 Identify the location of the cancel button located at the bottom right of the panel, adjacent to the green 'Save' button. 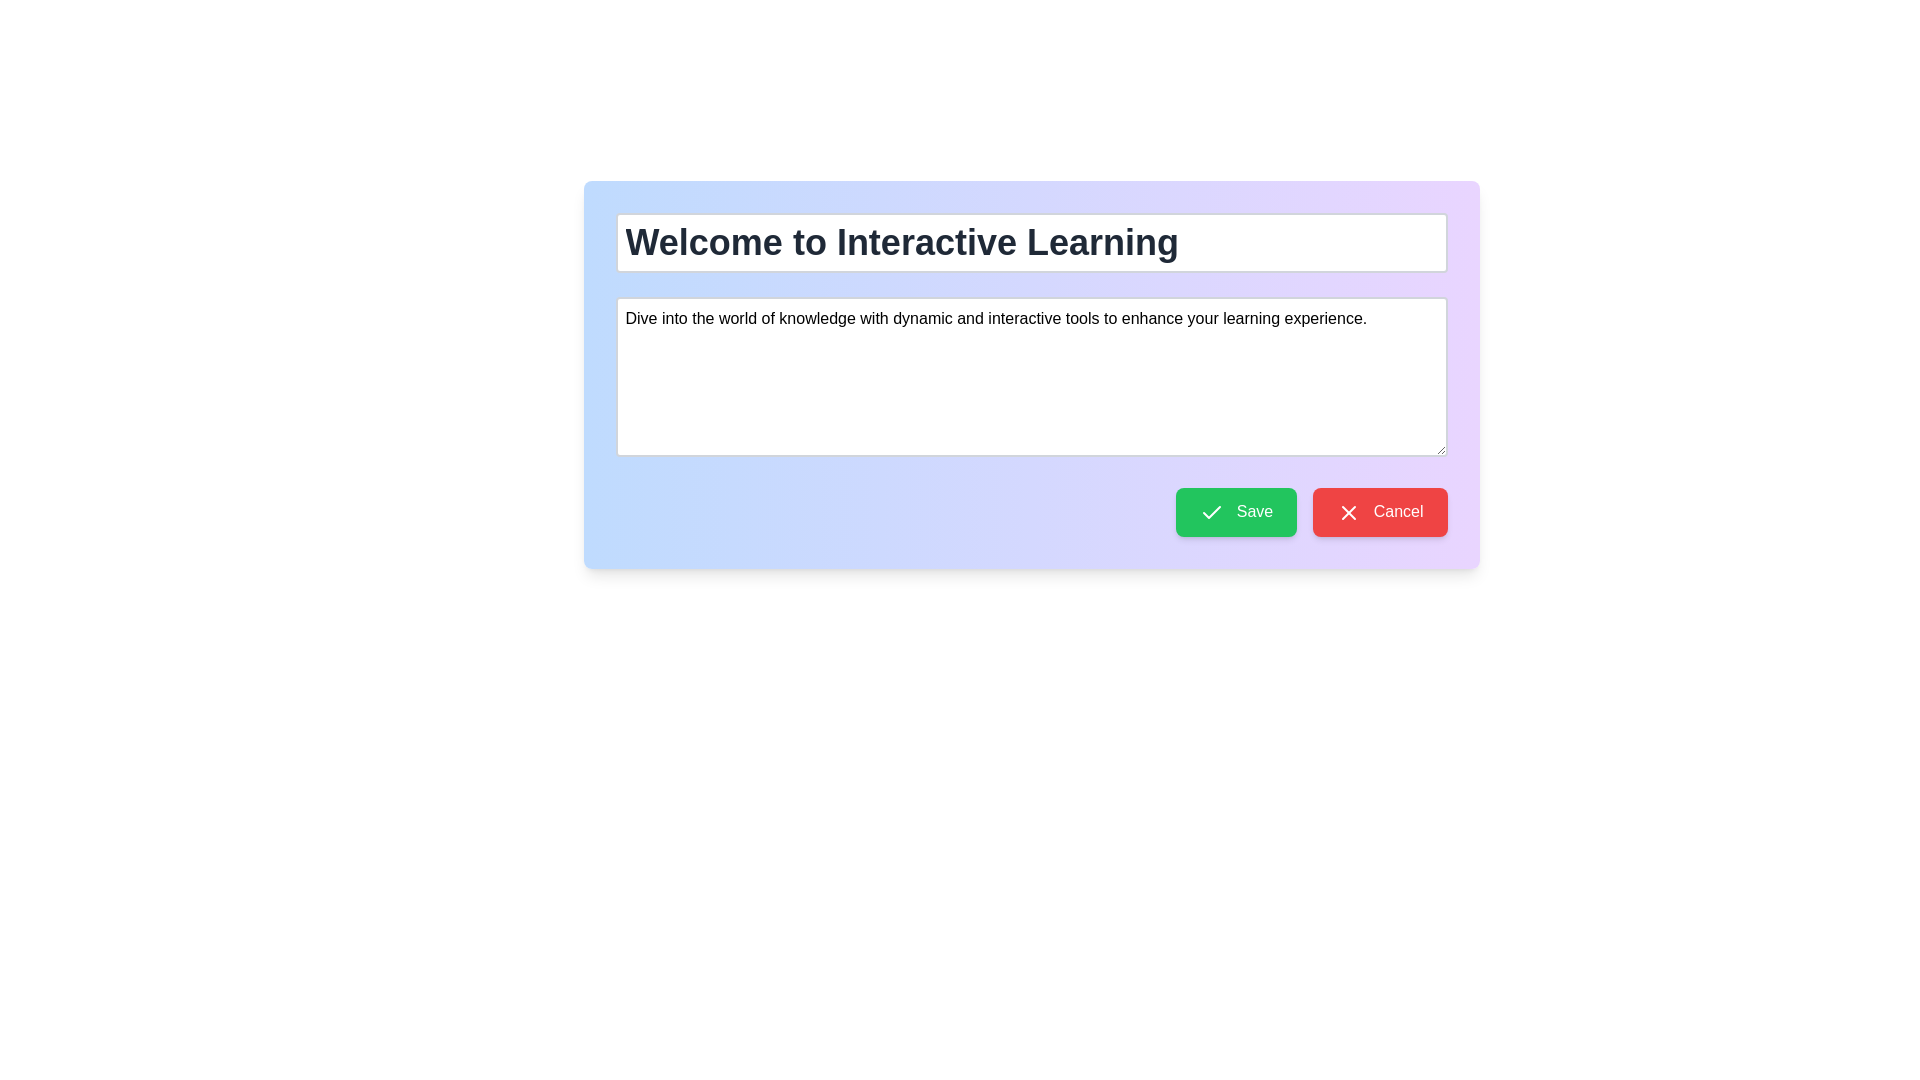
(1379, 511).